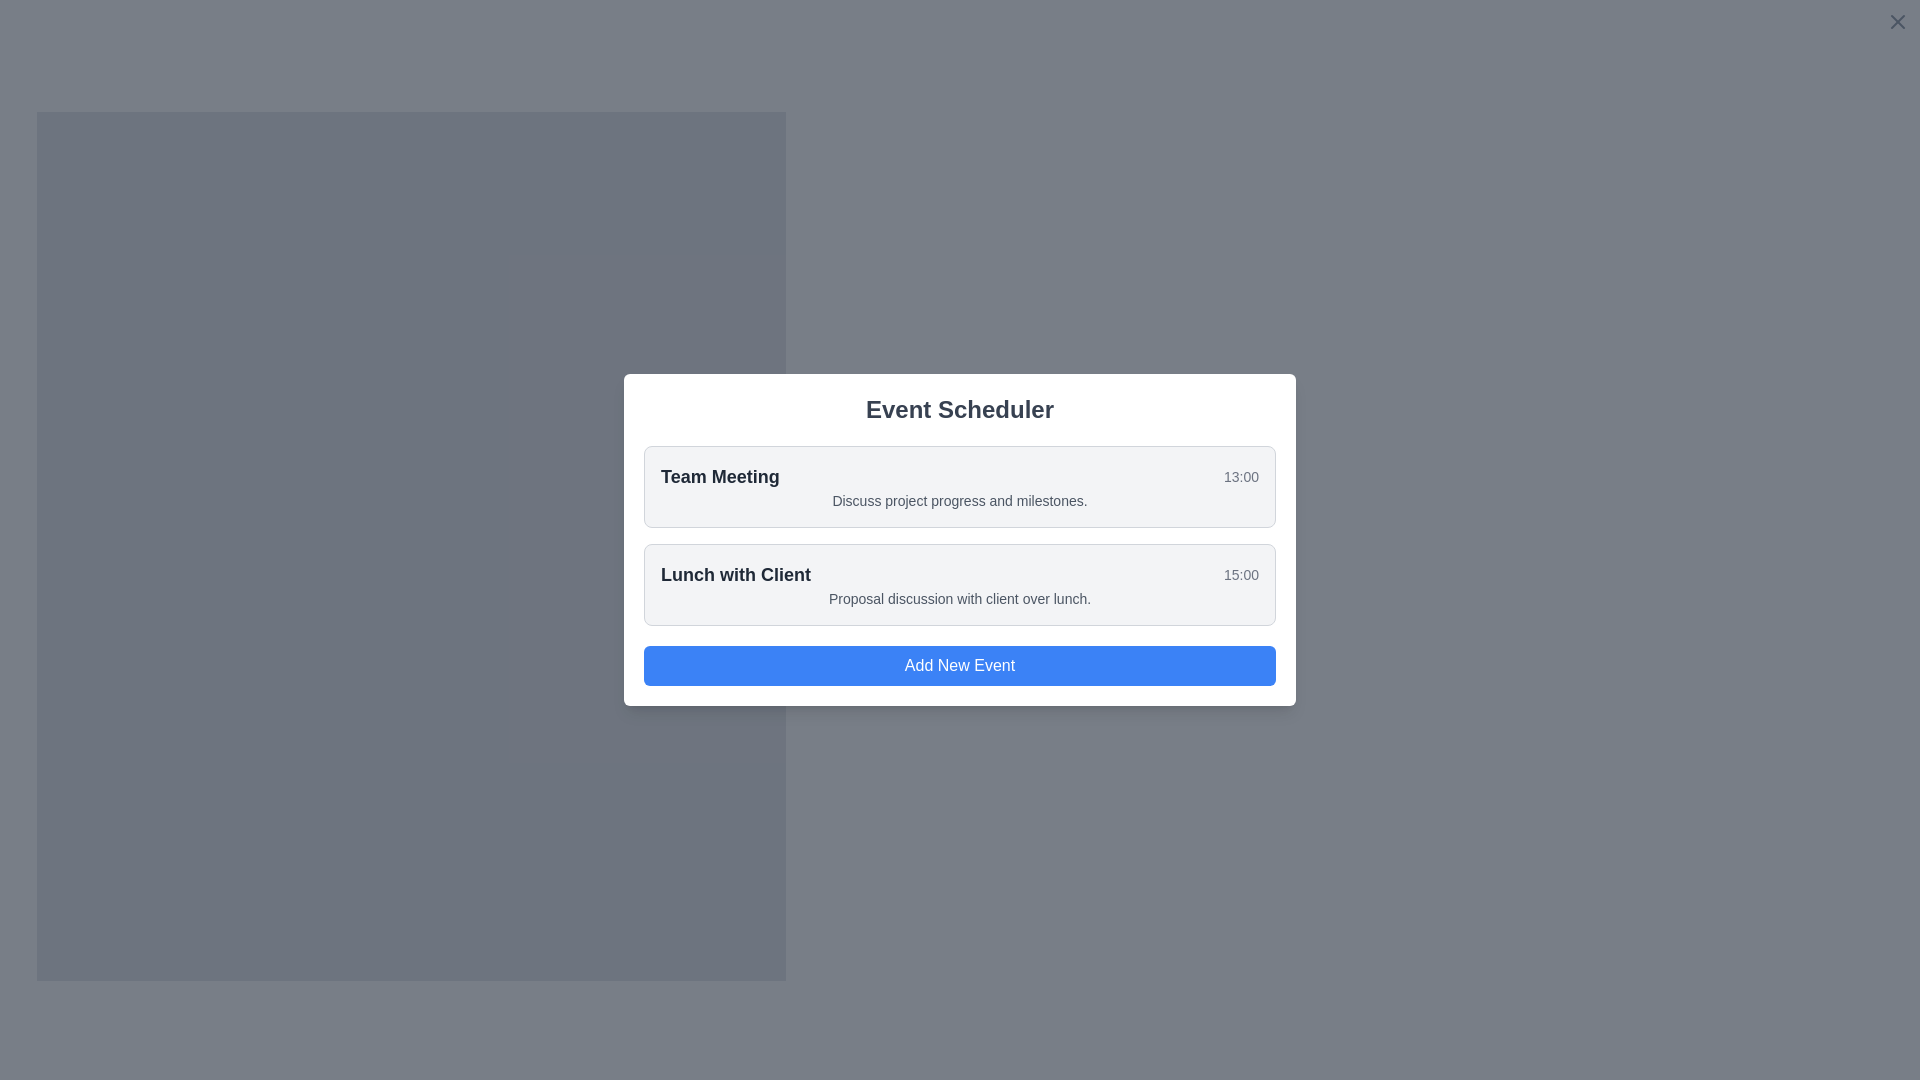 The height and width of the screenshot is (1080, 1920). What do you see at coordinates (720, 477) in the screenshot?
I see `the Text label that serves to name the event being scheduled in the 'Event Scheduler' interface, which is located at the top of the event entry box` at bounding box center [720, 477].